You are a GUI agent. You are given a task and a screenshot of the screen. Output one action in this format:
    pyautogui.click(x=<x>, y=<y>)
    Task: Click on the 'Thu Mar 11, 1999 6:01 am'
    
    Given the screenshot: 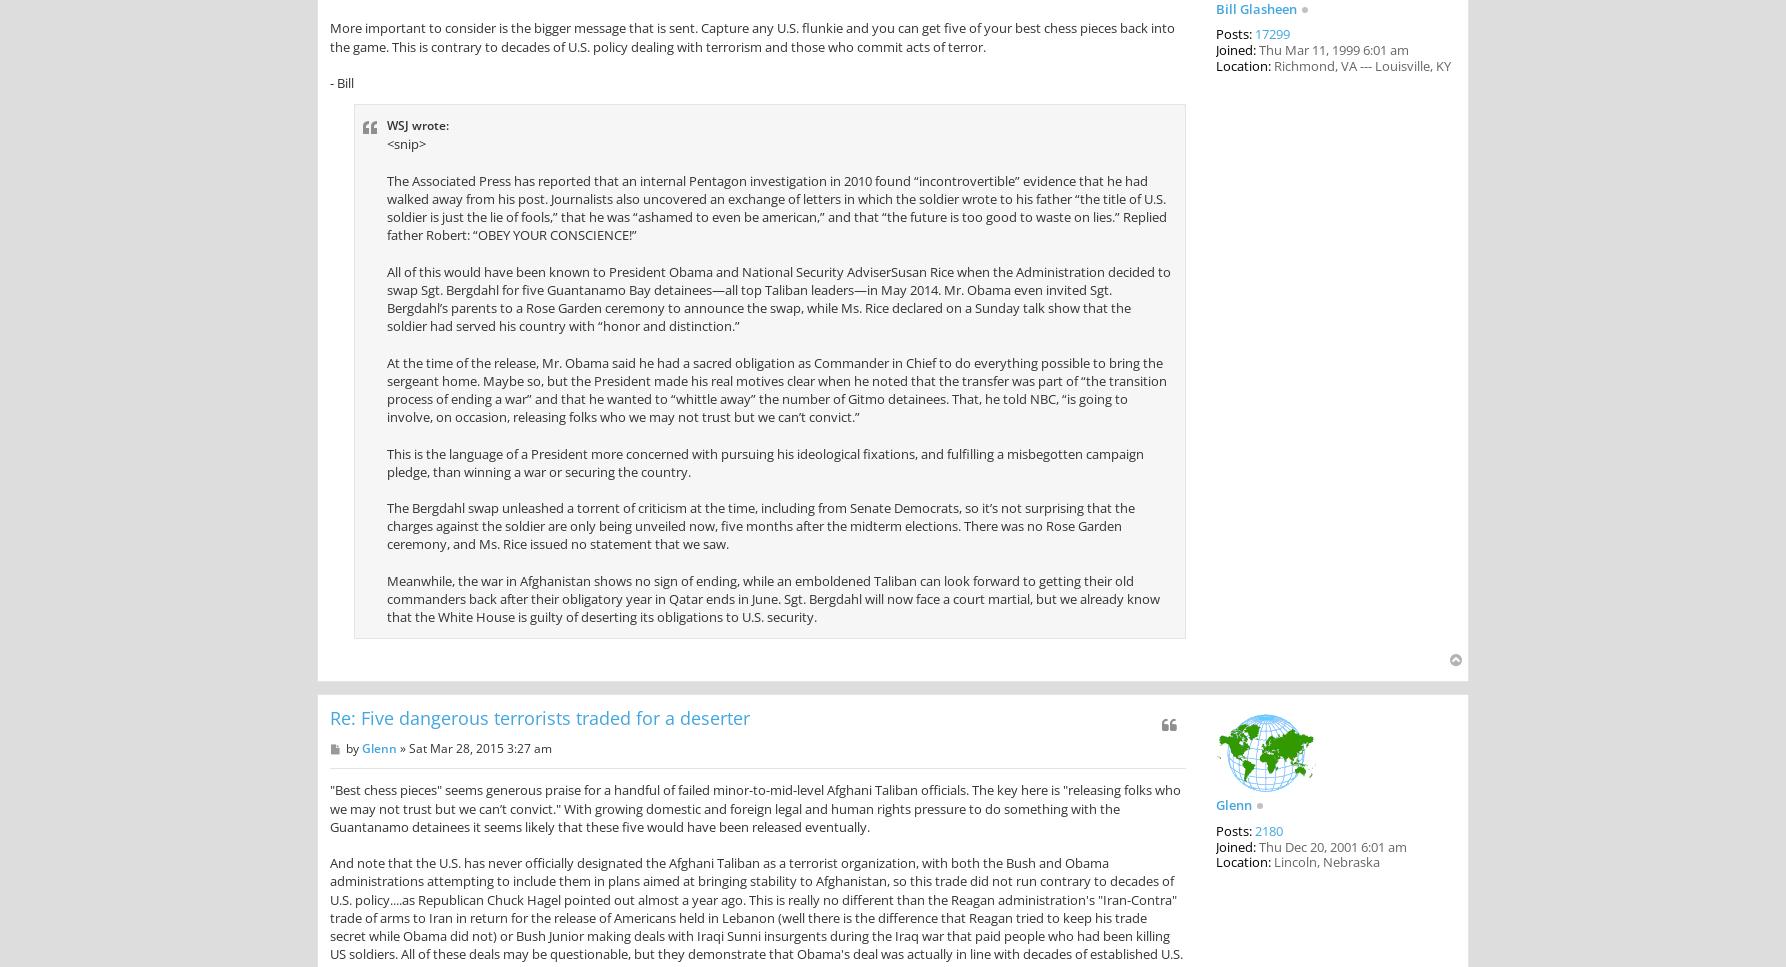 What is the action you would take?
    pyautogui.click(x=1332, y=48)
    